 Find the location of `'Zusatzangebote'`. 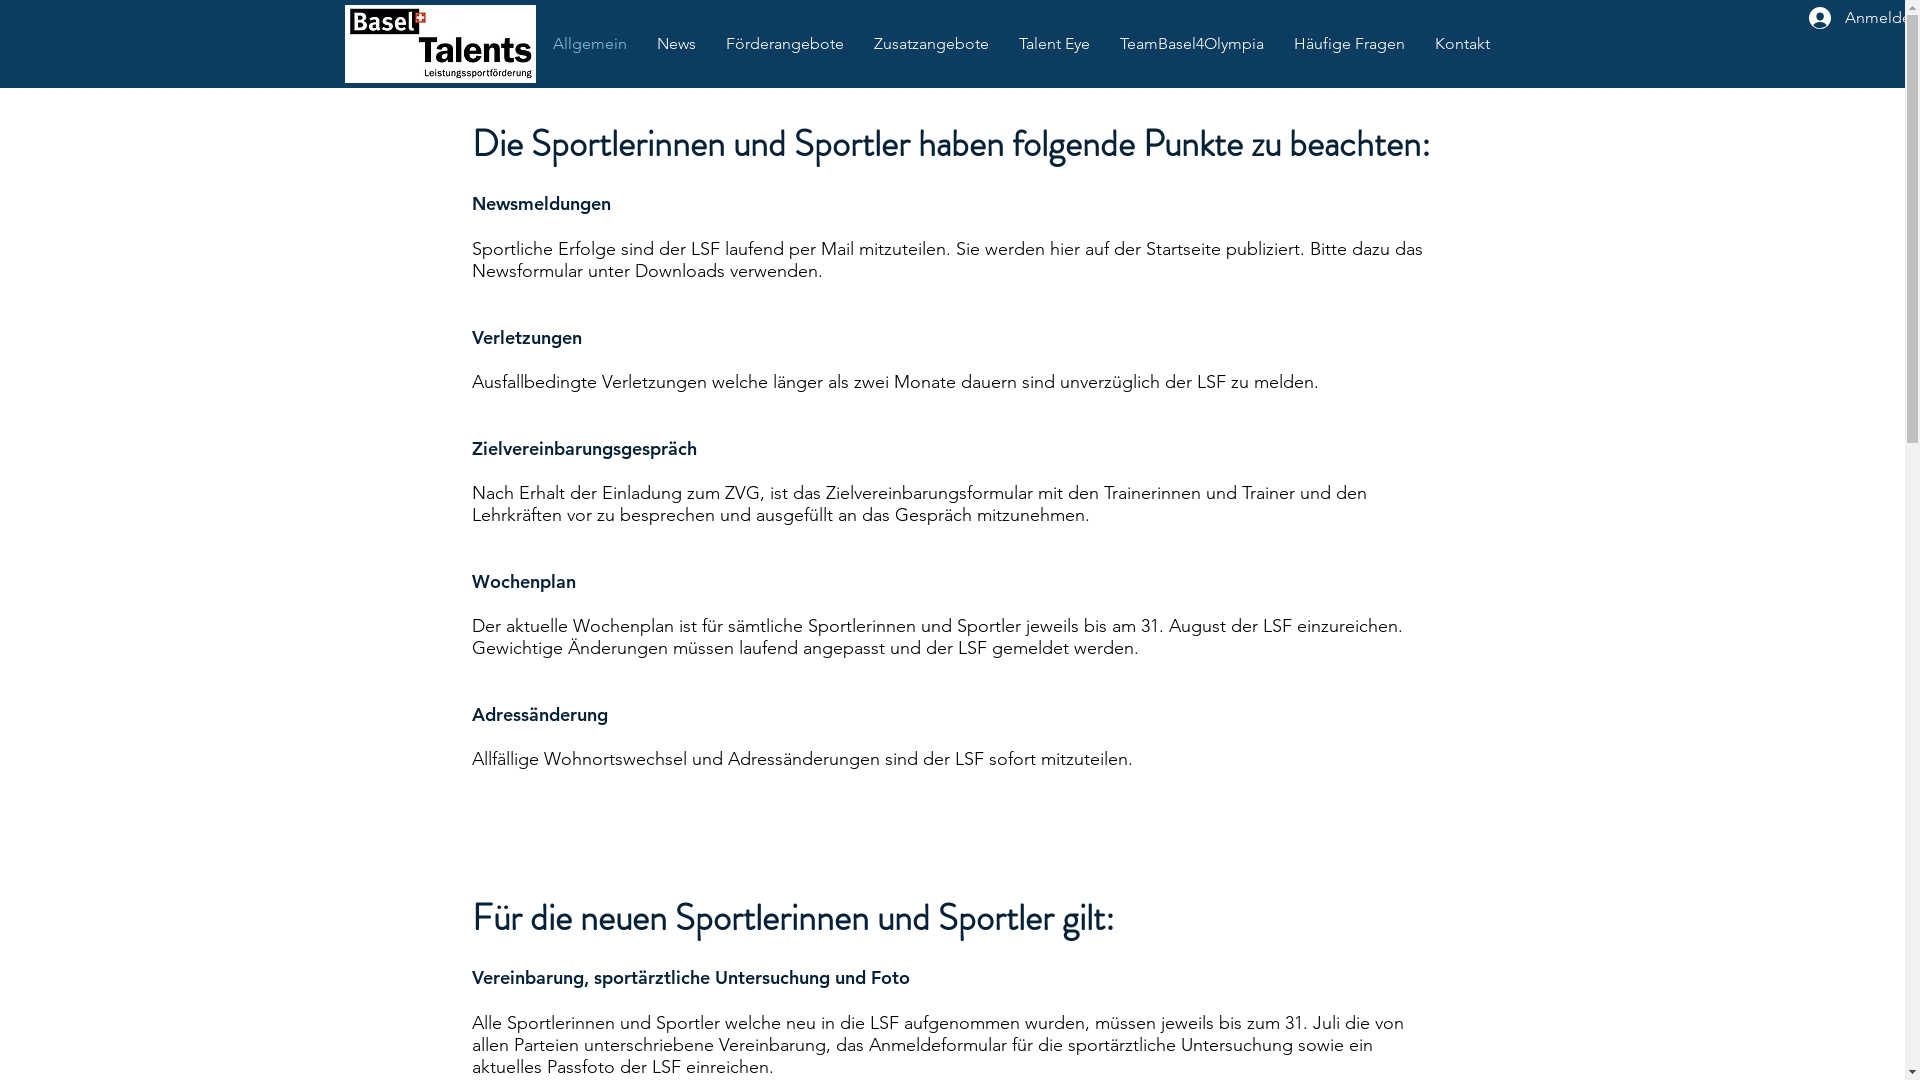

'Zusatzangebote' is located at coordinates (929, 43).